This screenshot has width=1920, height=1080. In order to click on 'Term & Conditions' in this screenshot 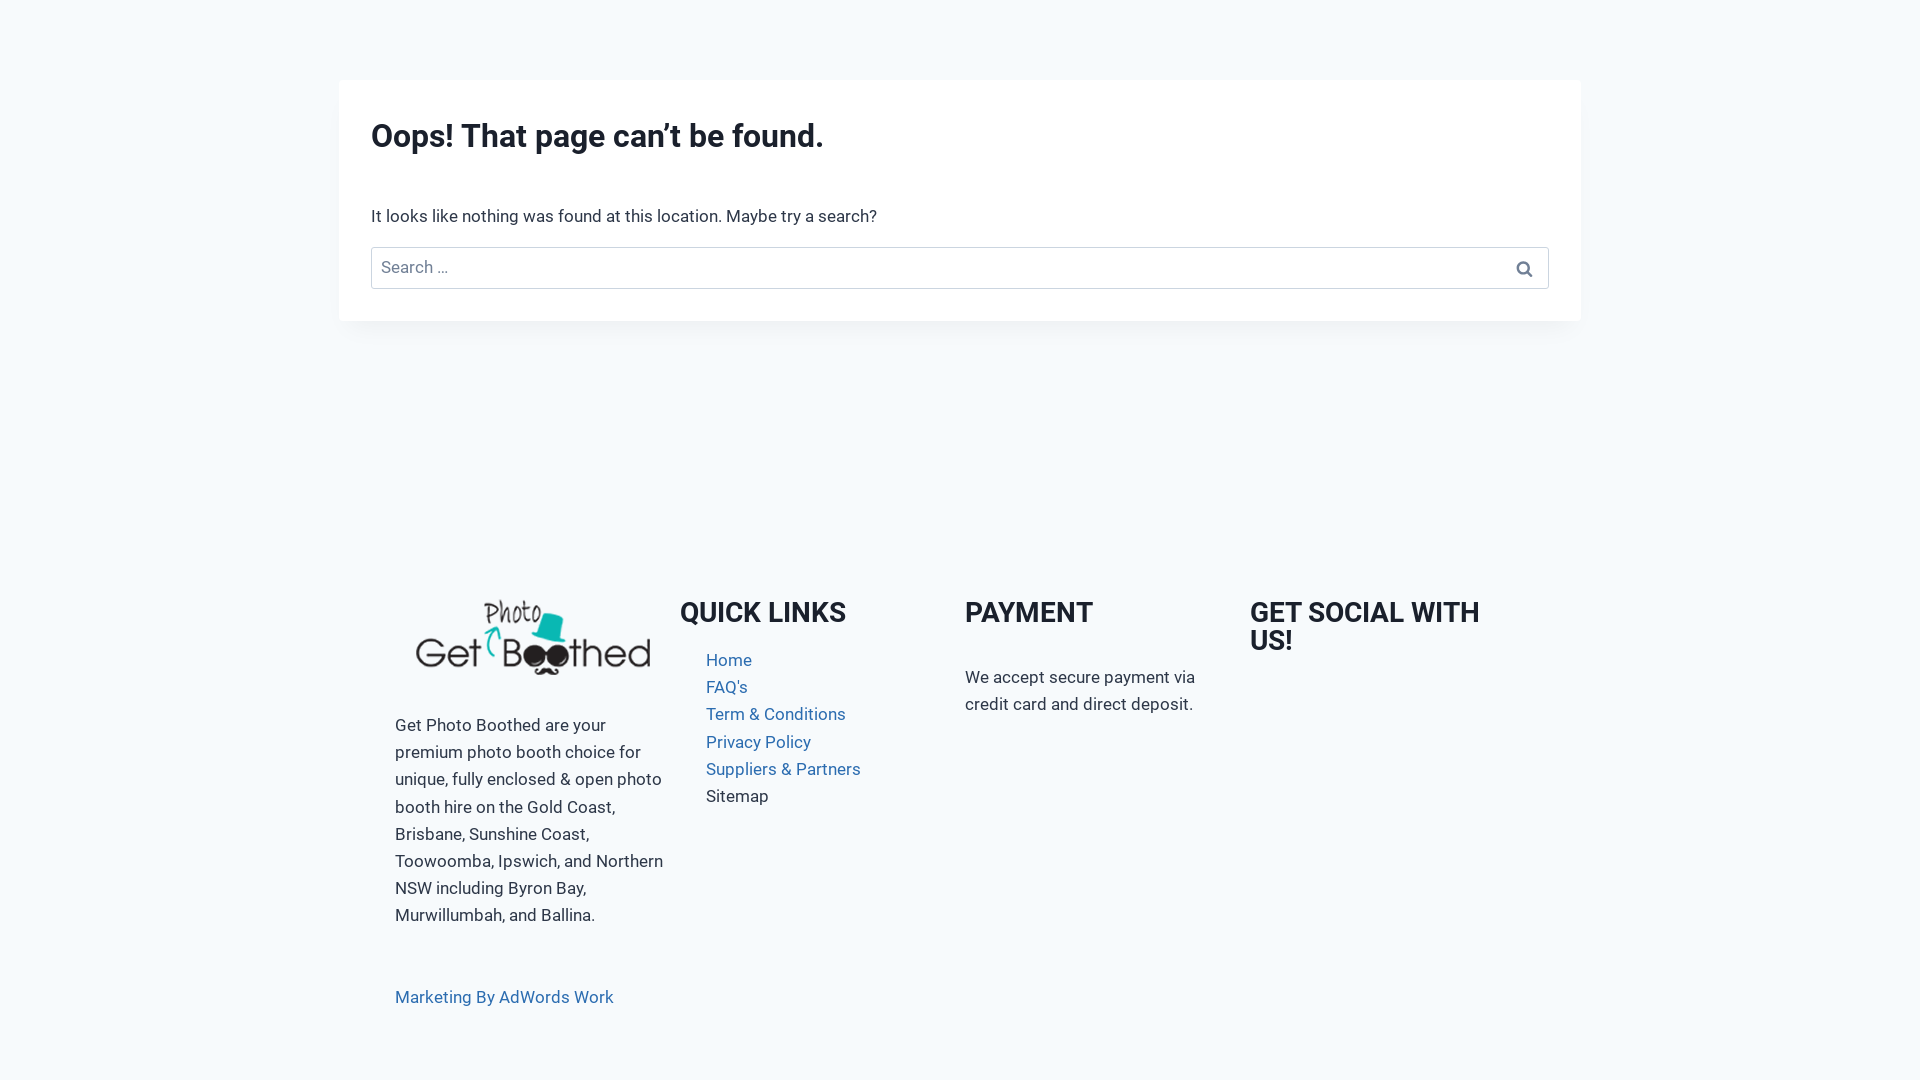, I will do `click(817, 713)`.